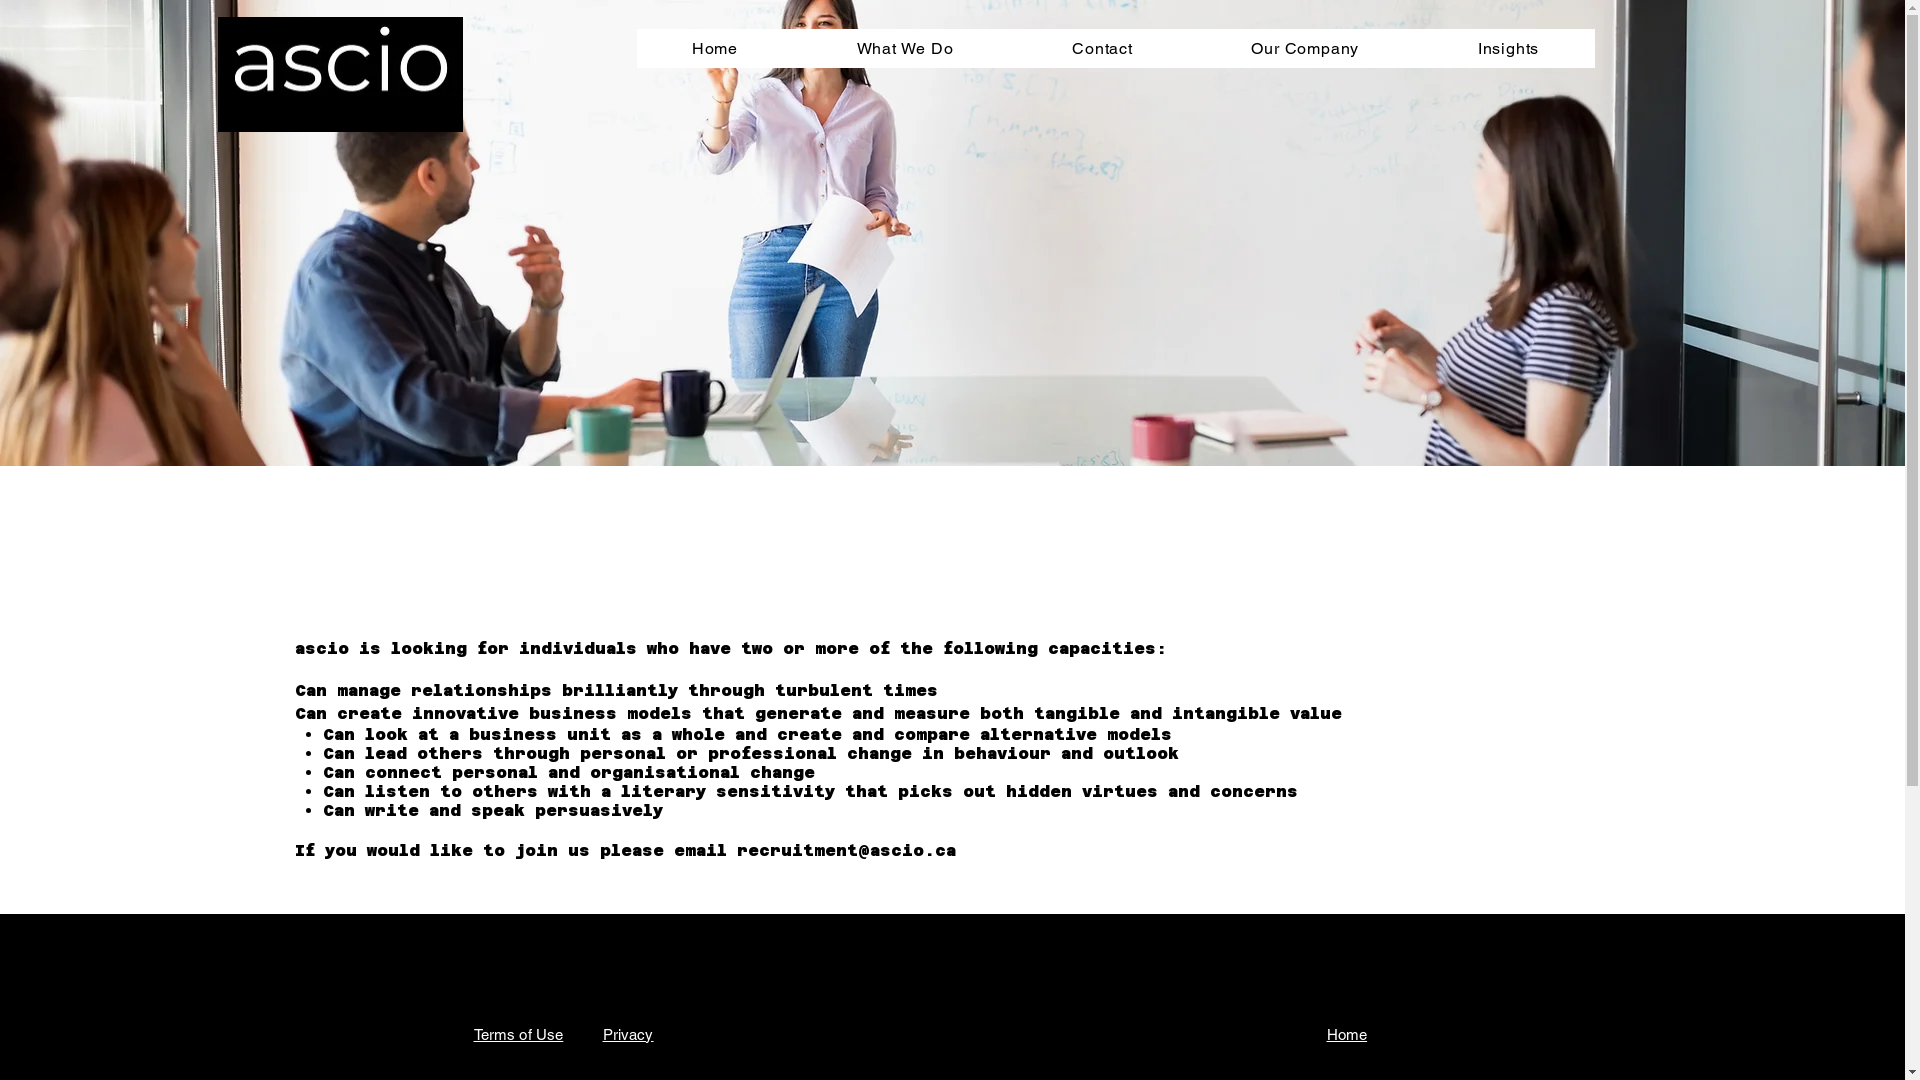 The width and height of the screenshot is (1920, 1080). What do you see at coordinates (845, 850) in the screenshot?
I see `'recruitment@ascio.ca'` at bounding box center [845, 850].